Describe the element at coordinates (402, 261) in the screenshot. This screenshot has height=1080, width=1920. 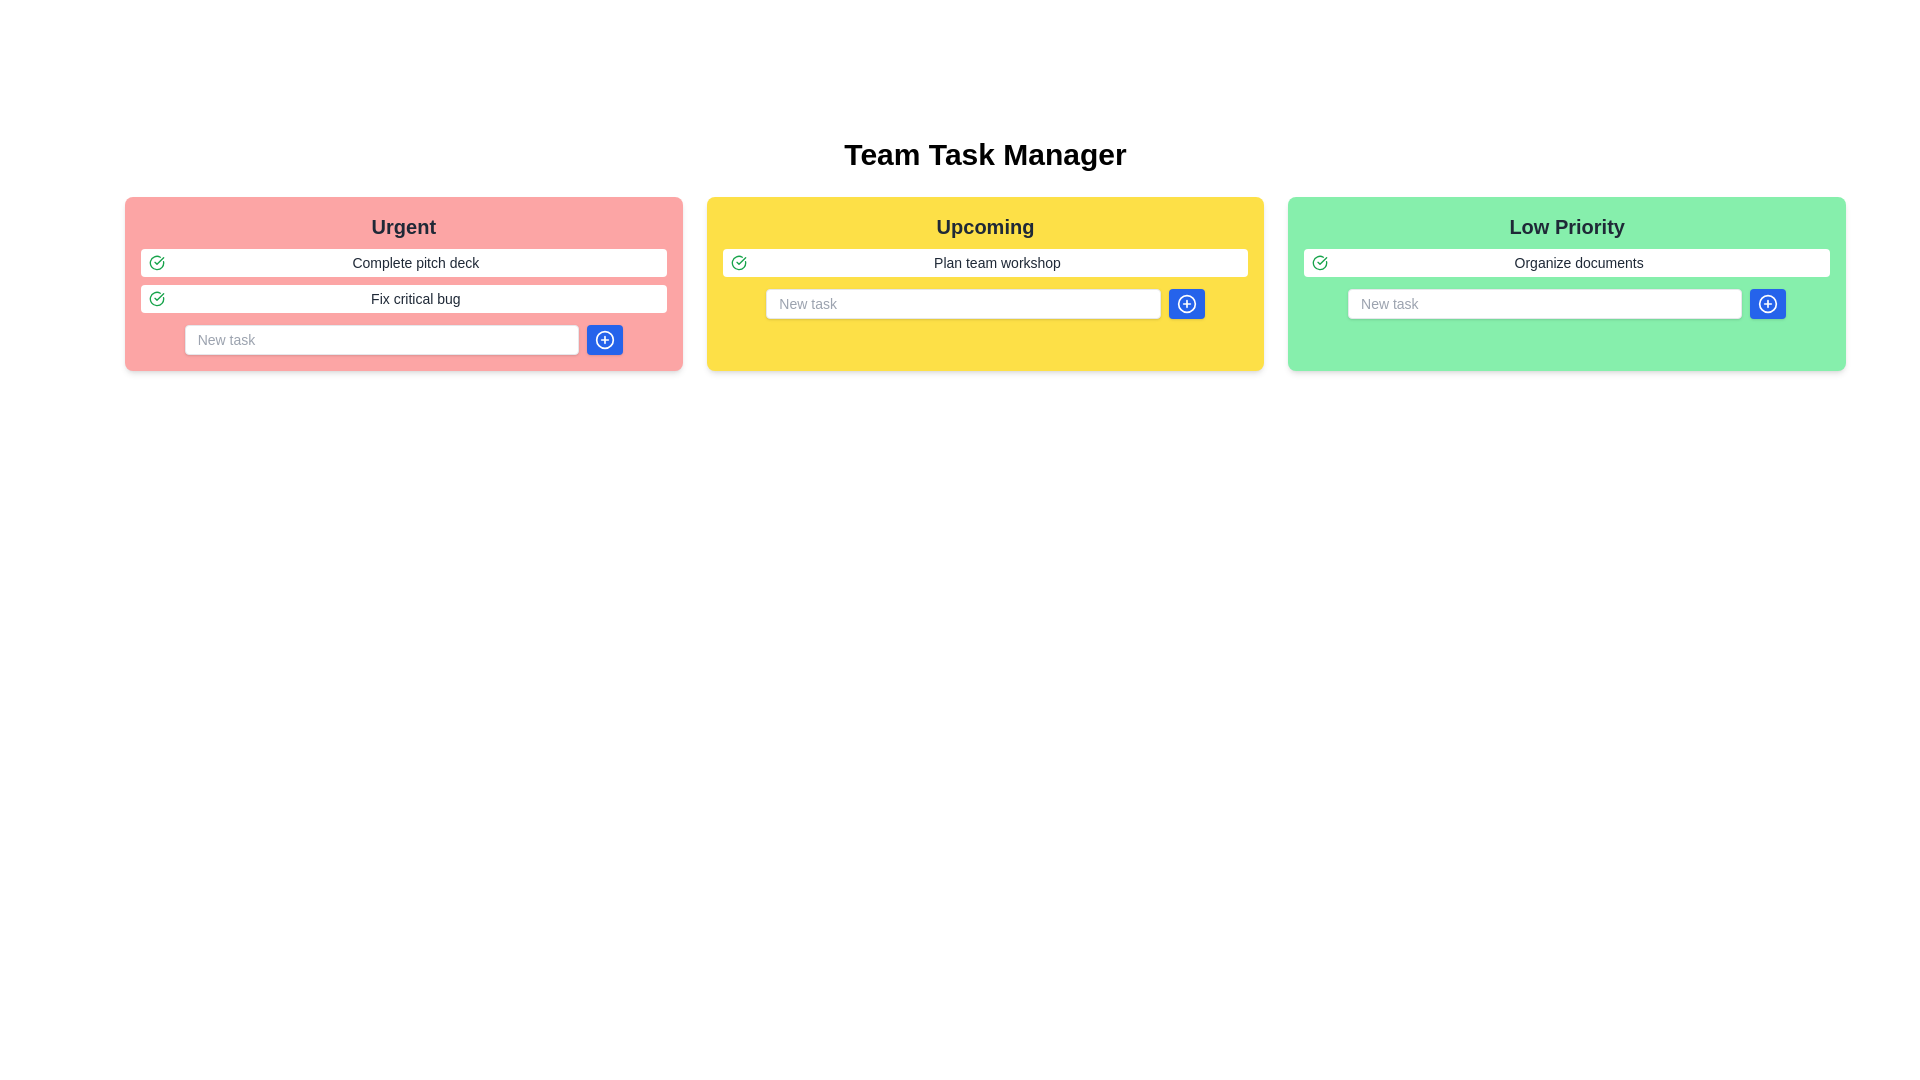
I see `to select or view details of the task labeled 'Complete pitch deck', which is the first item in the red-colored 'Urgent' task list` at that location.